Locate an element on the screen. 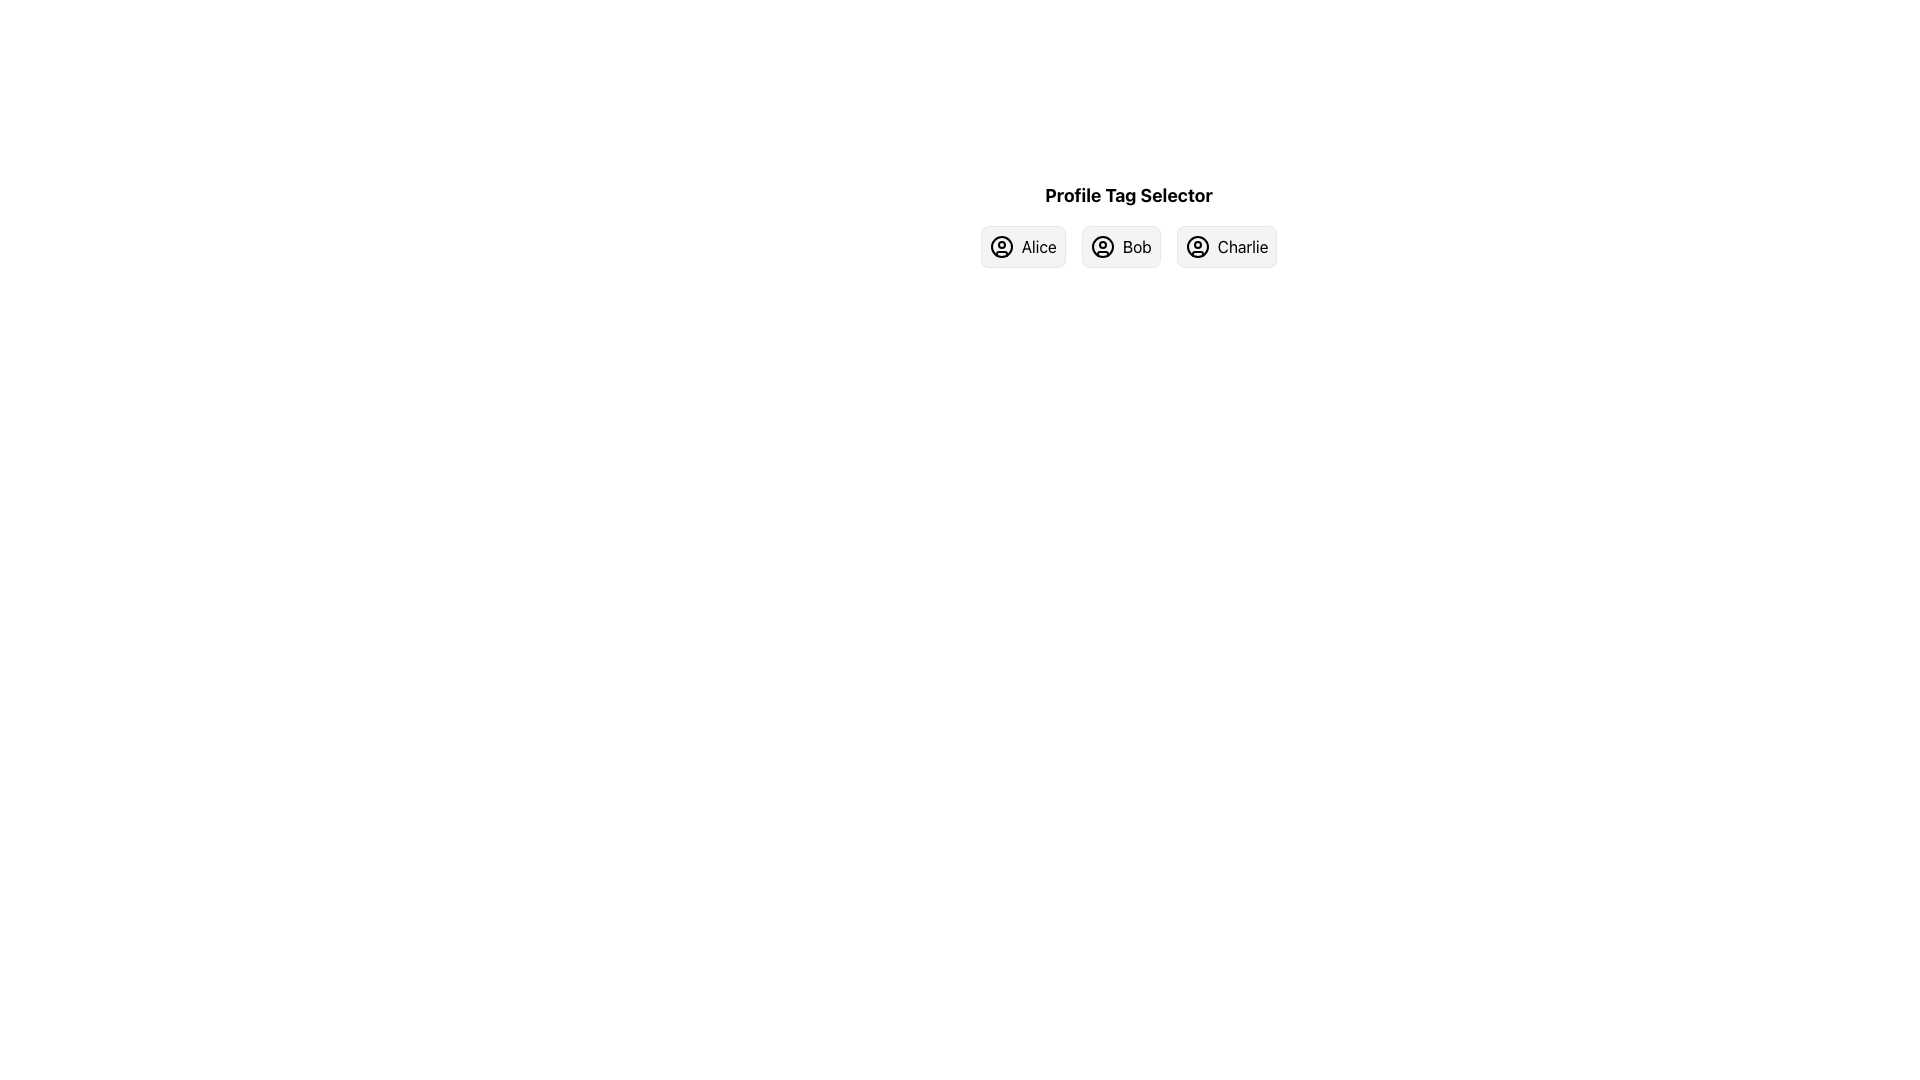 The height and width of the screenshot is (1080, 1920). the user profile icon labeled 'Bob', which is located to the right of Alice's icon and to the left of Charlie's icon is located at coordinates (1101, 245).